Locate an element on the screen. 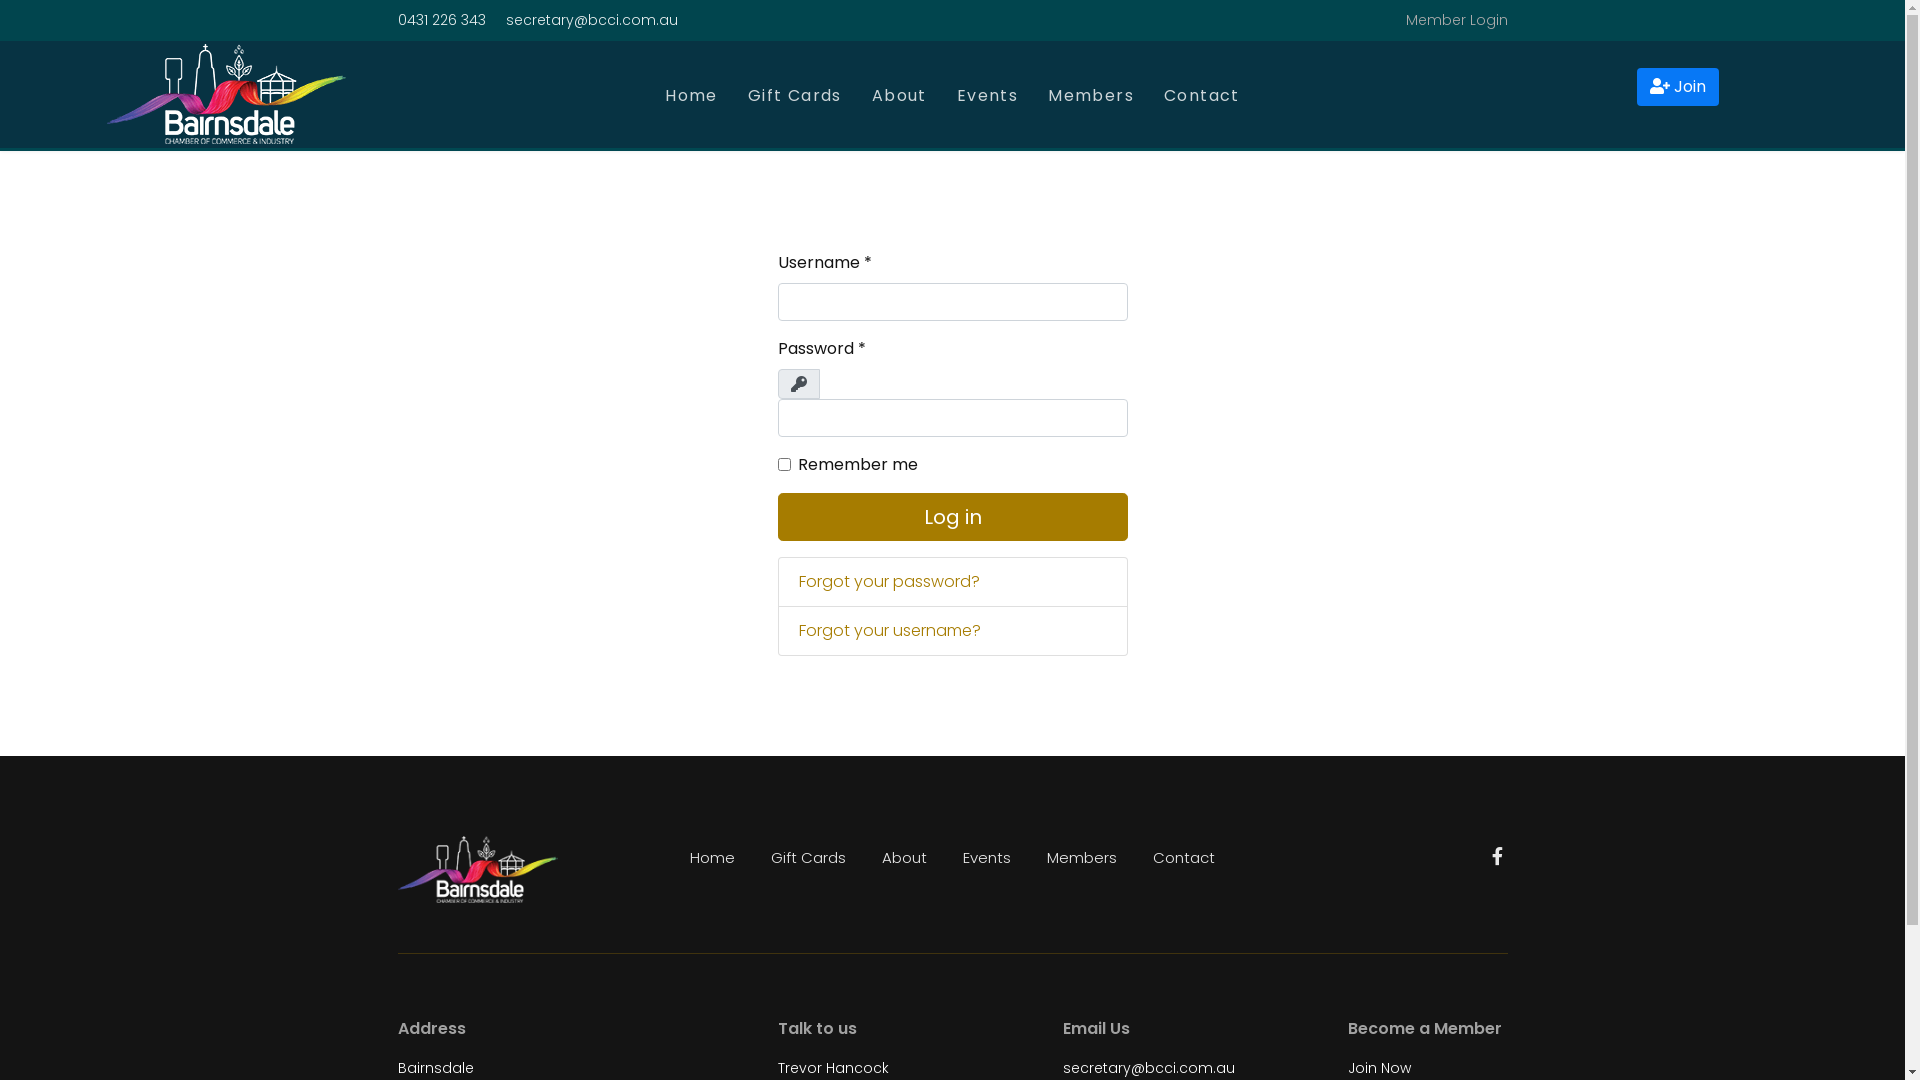 The width and height of the screenshot is (1920, 1080). 'Contact' is located at coordinates (1184, 856).